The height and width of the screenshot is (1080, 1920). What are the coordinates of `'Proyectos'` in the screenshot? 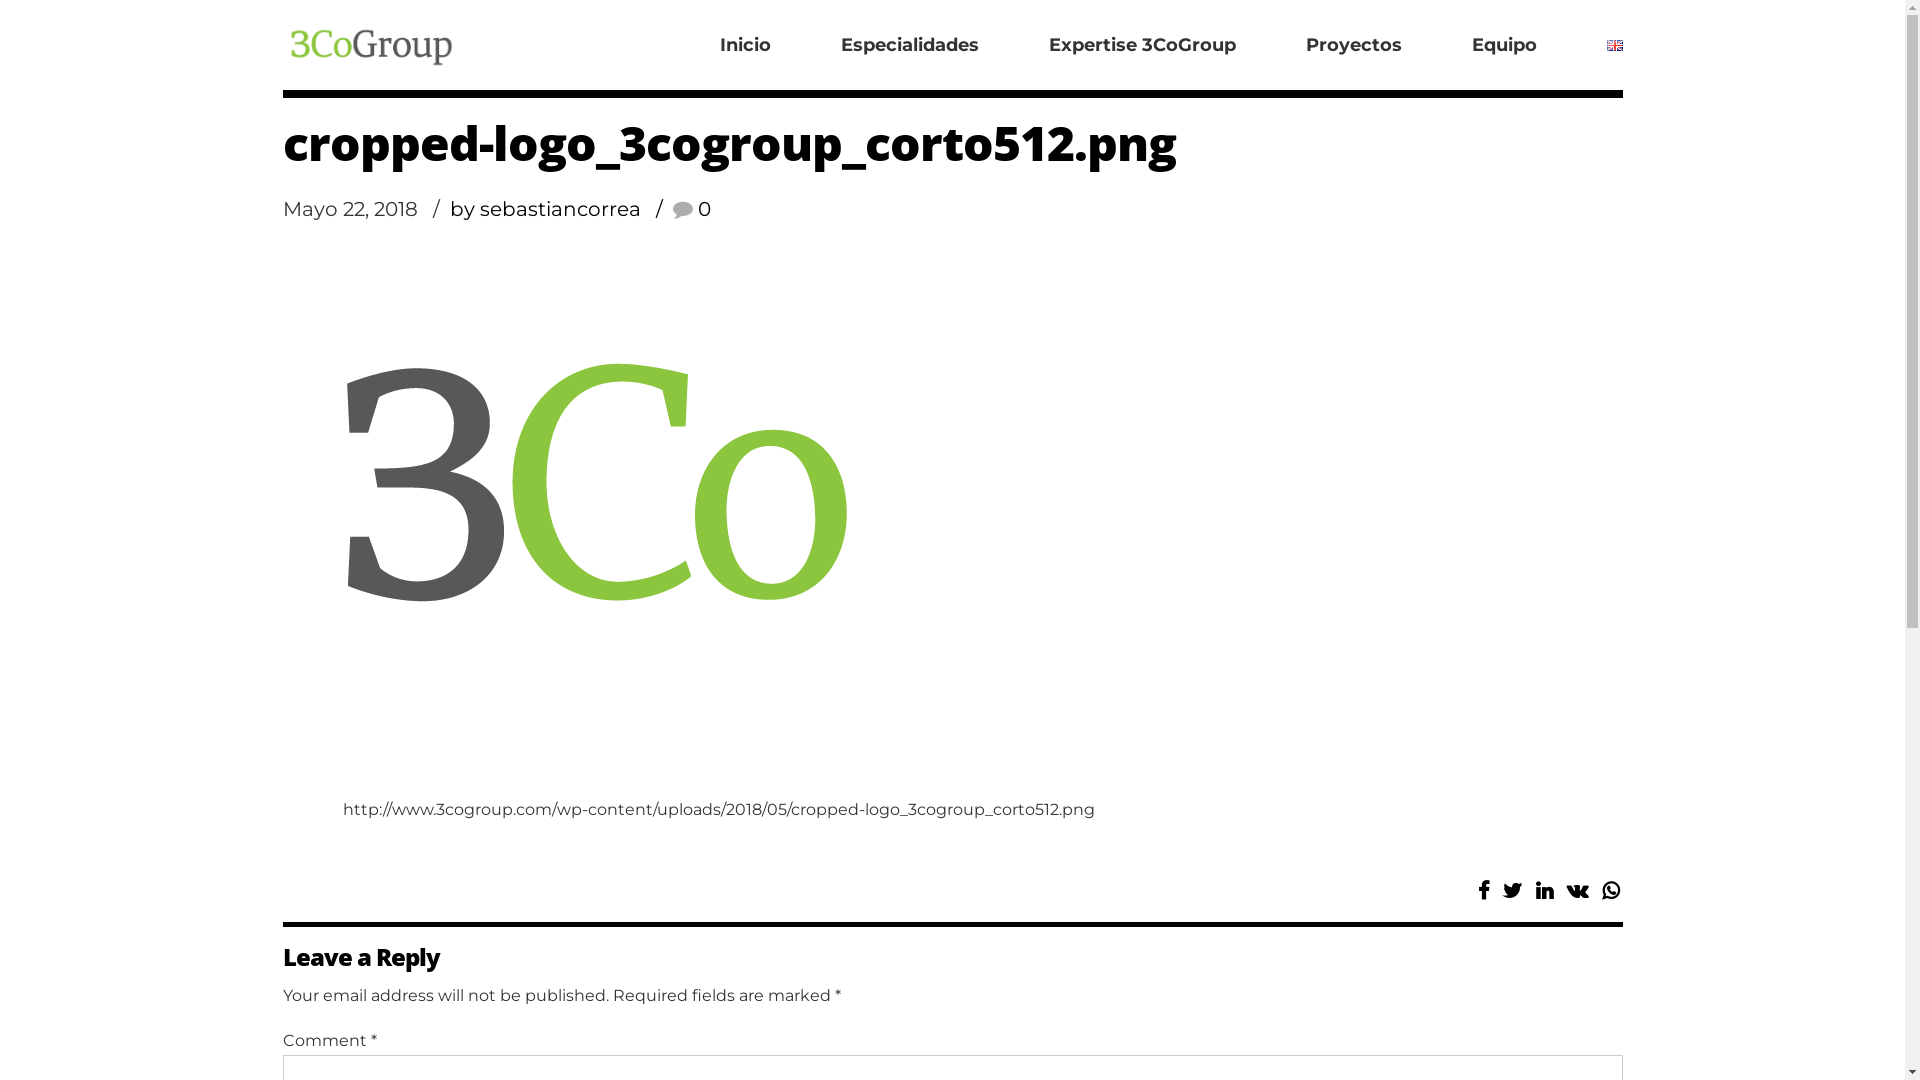 It's located at (1305, 45).